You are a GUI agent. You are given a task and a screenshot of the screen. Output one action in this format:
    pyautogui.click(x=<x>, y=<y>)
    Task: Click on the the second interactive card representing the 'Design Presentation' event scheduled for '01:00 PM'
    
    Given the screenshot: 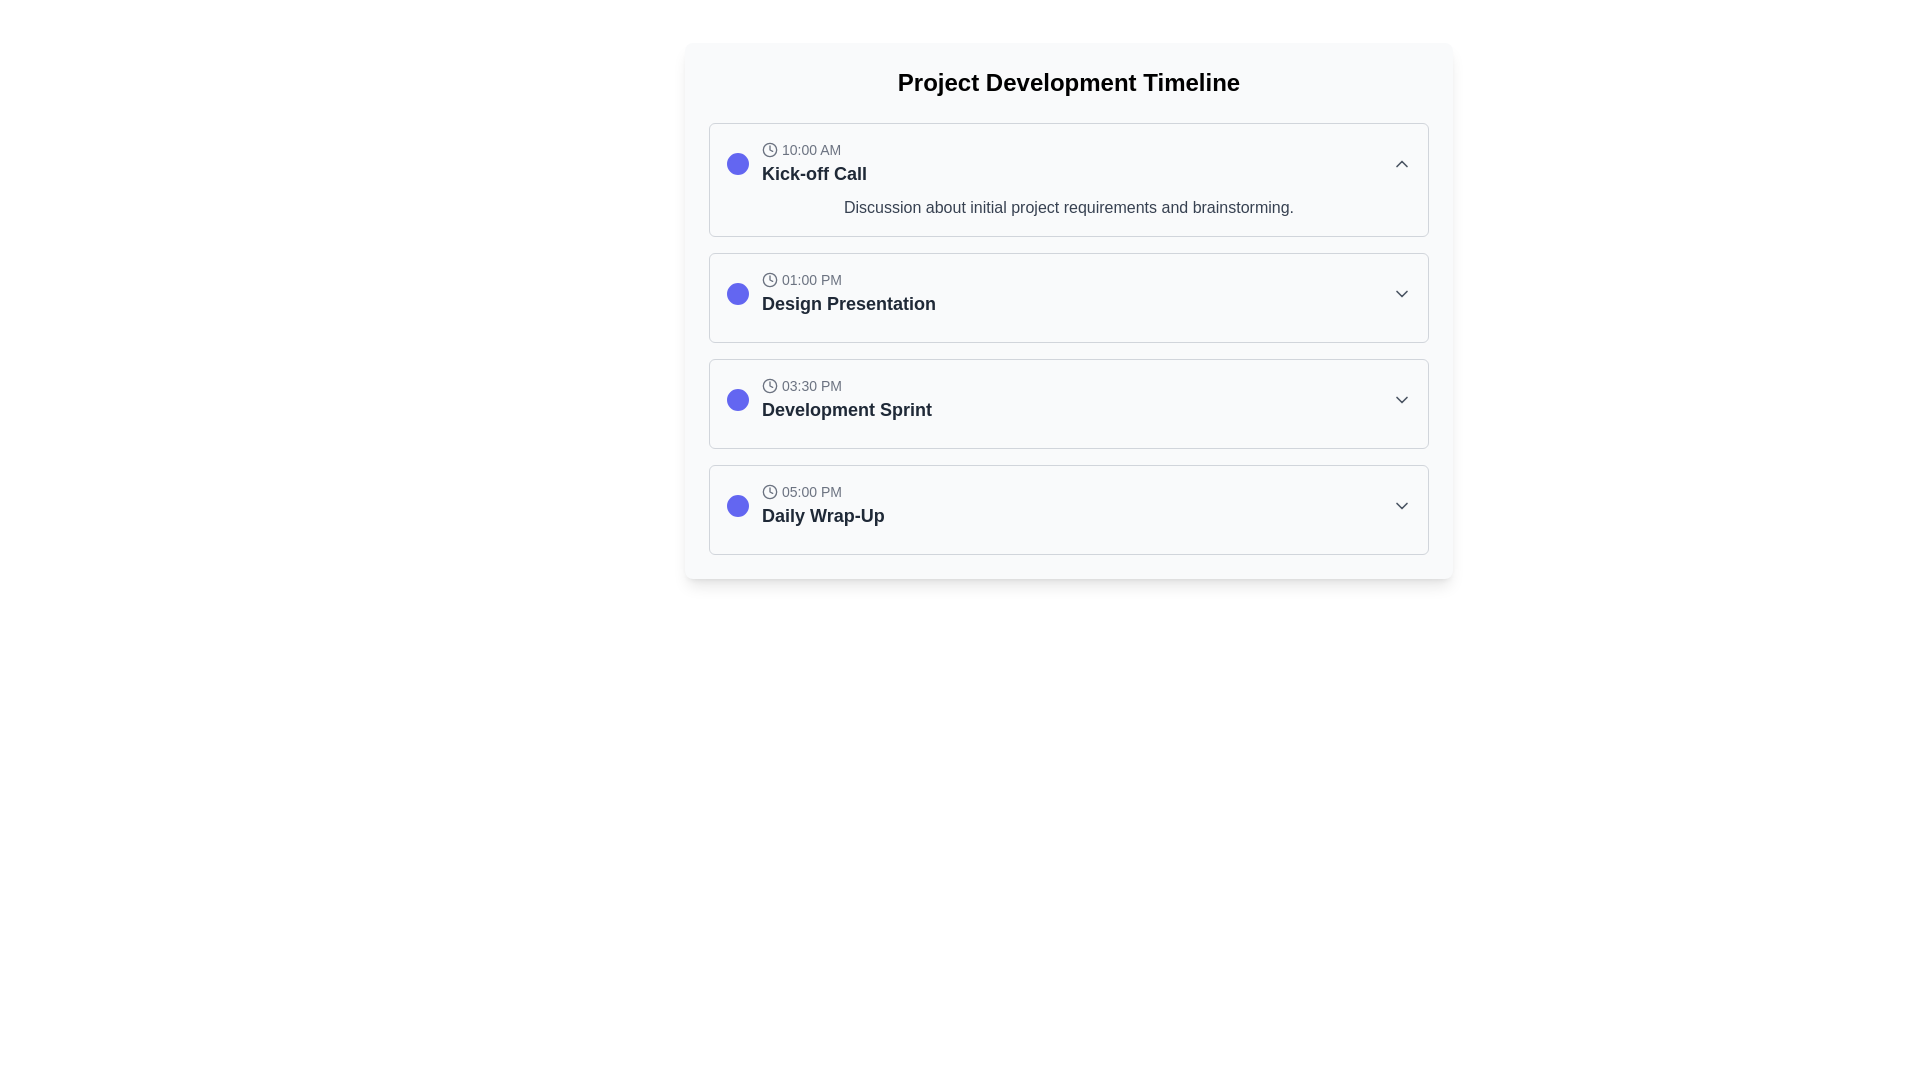 What is the action you would take?
    pyautogui.click(x=1068, y=311)
    